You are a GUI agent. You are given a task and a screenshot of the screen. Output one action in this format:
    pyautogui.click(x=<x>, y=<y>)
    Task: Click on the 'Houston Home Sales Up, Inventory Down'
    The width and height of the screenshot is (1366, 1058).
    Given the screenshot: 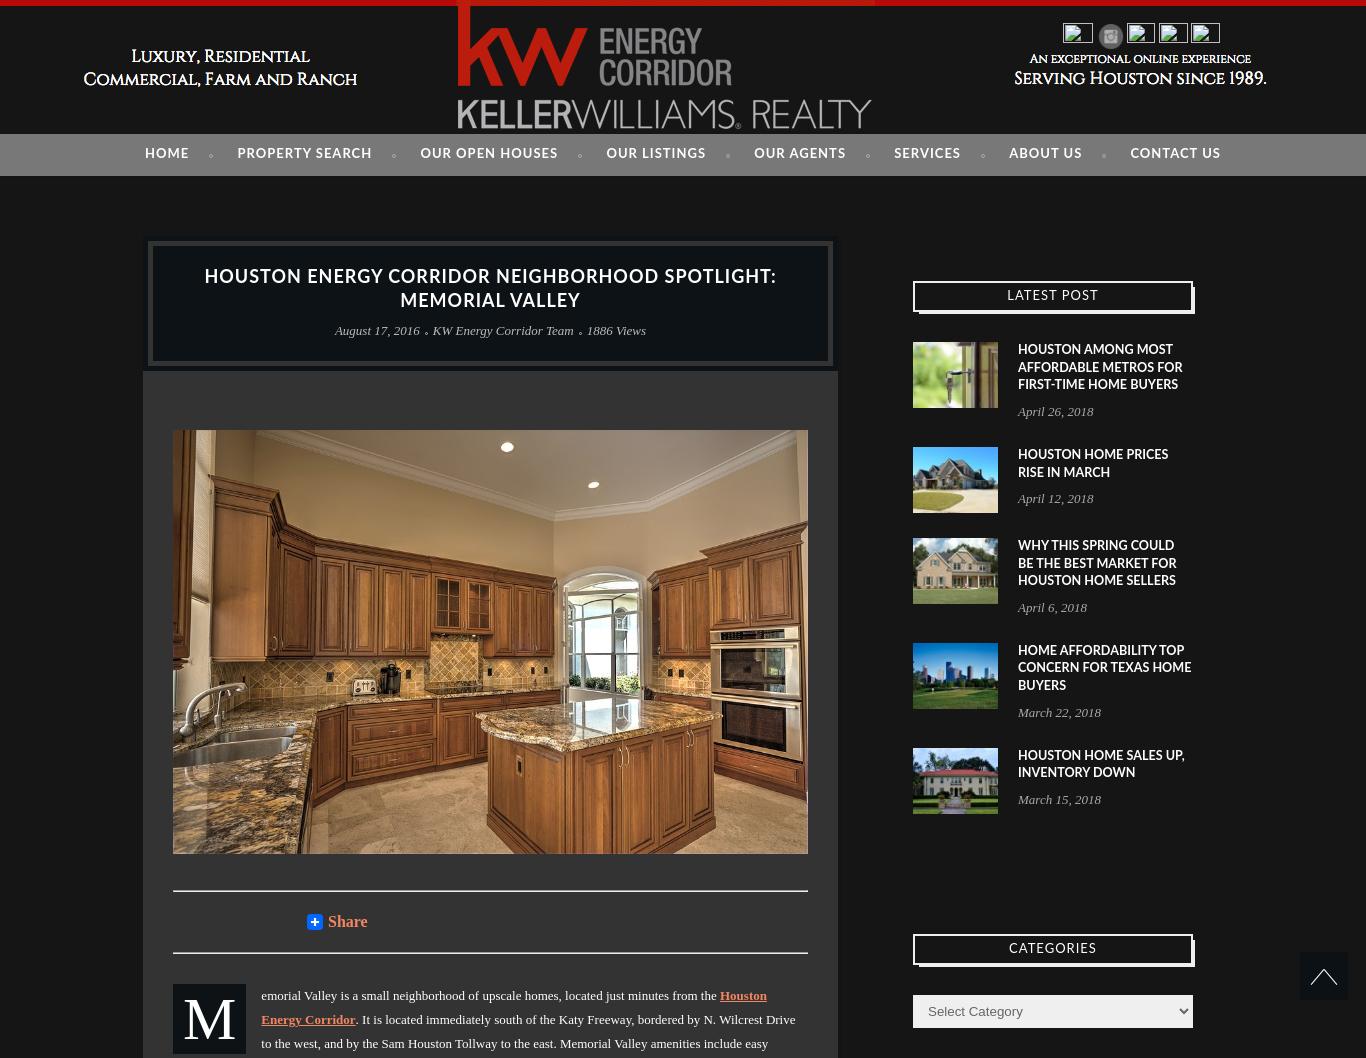 What is the action you would take?
    pyautogui.click(x=1017, y=763)
    